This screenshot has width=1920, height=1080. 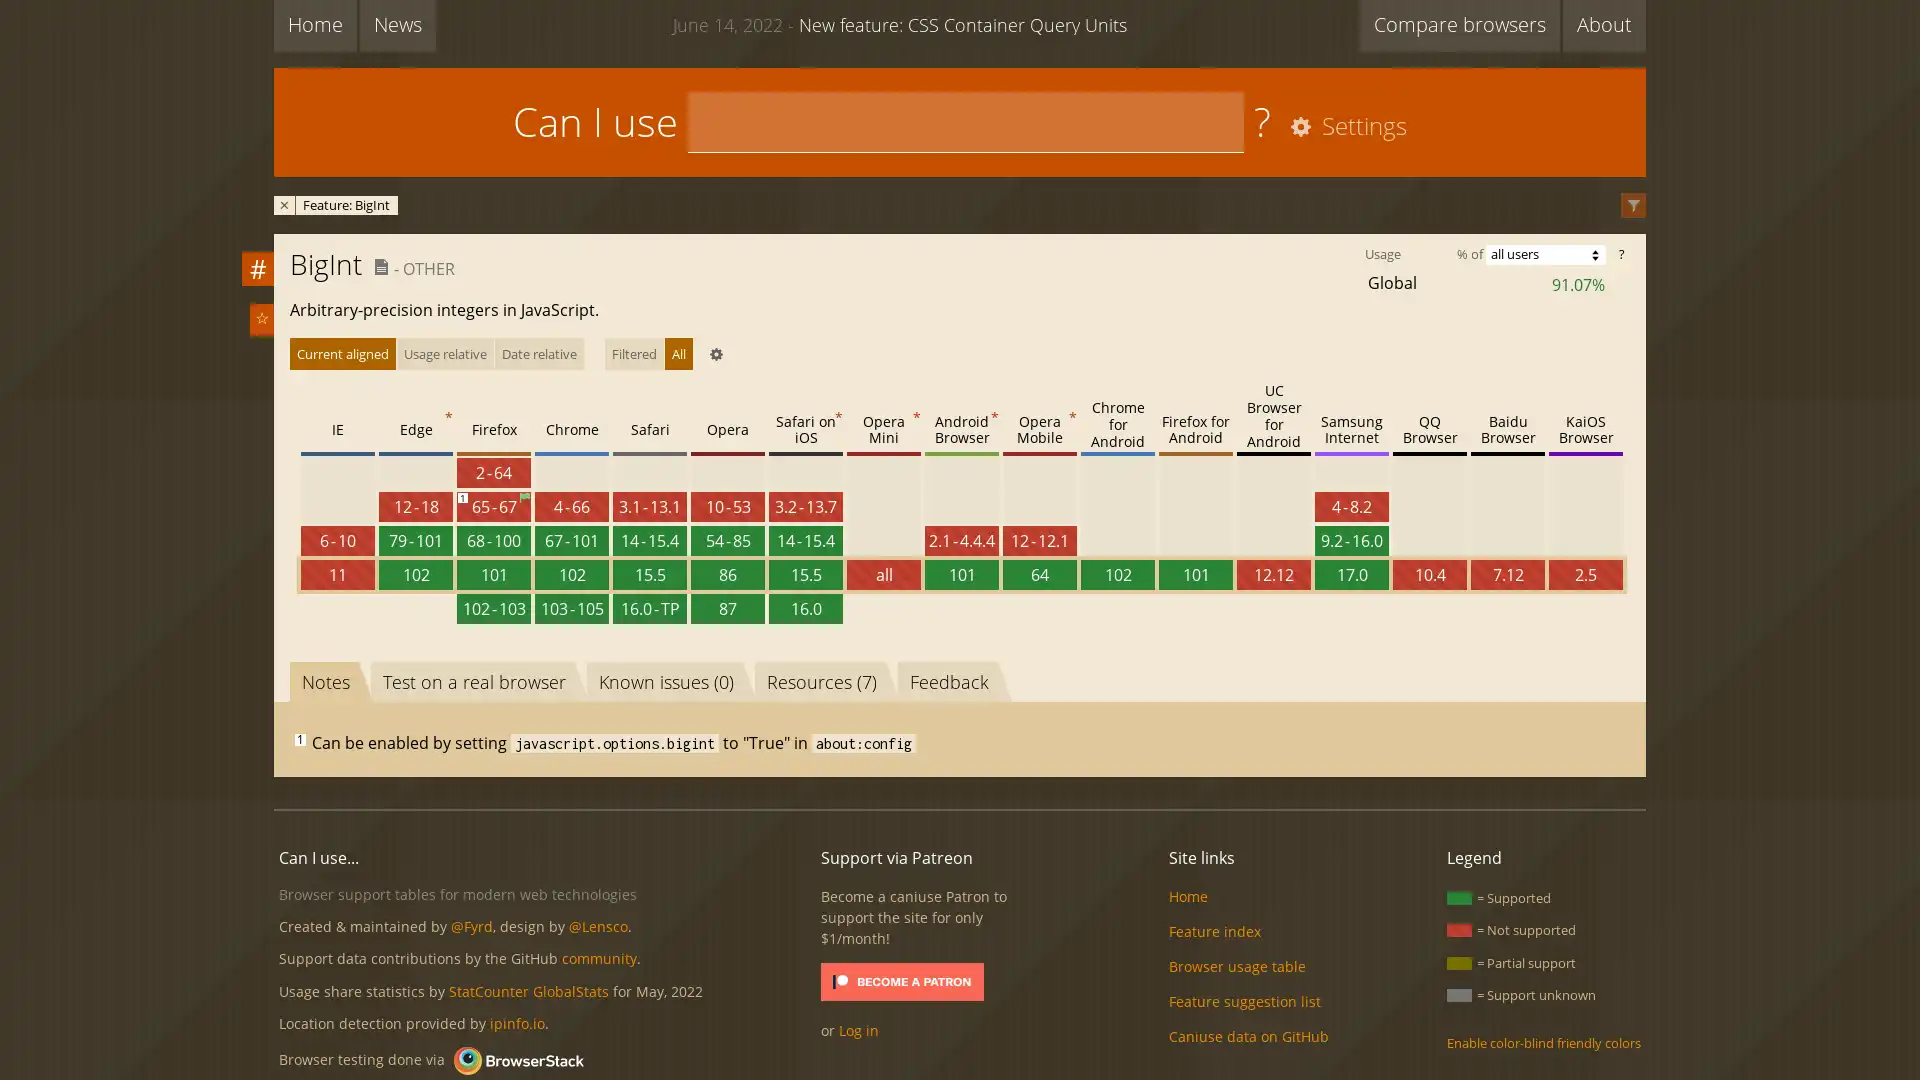 What do you see at coordinates (1344, 127) in the screenshot?
I see `Settings` at bounding box center [1344, 127].